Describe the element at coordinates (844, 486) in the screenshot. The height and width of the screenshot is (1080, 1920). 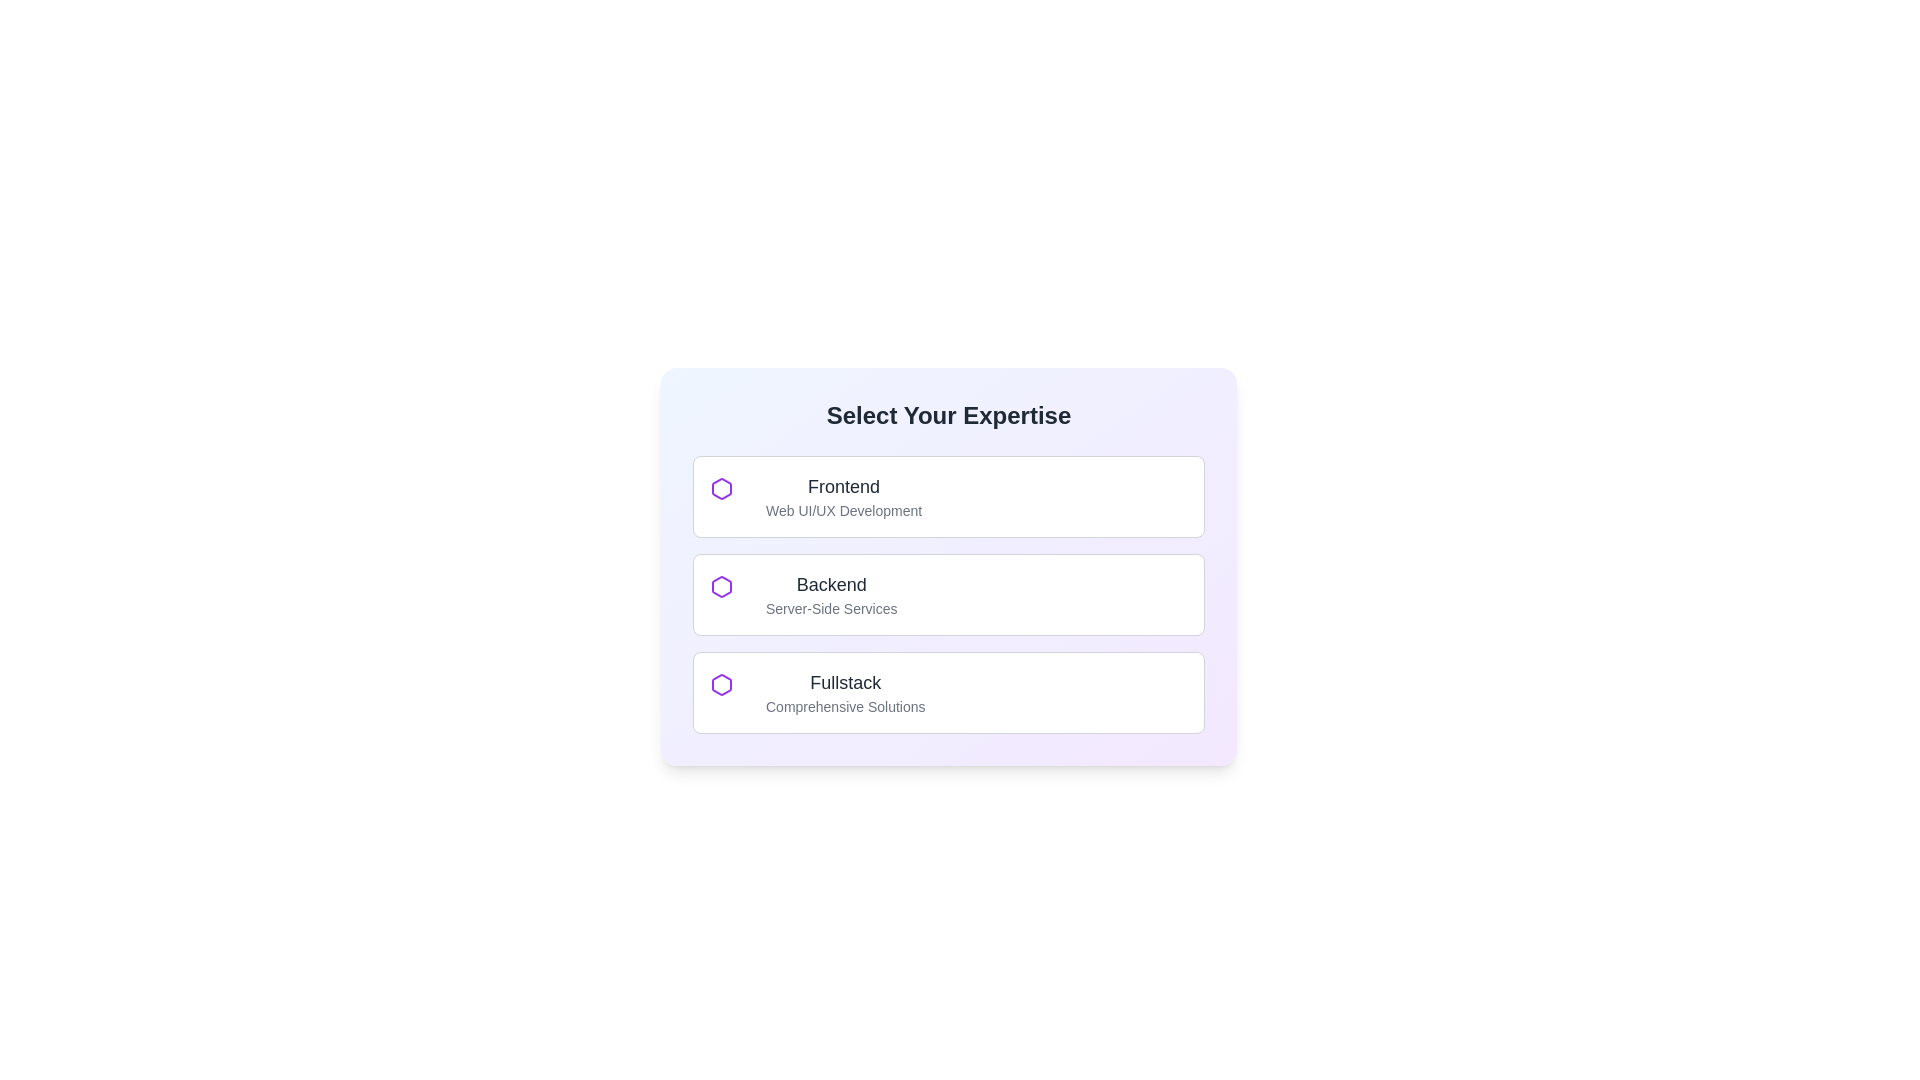
I see `the 'Frontend' text label, which is styled with a large bold font and dark gray color, located at the top of the option group in the interface` at that location.